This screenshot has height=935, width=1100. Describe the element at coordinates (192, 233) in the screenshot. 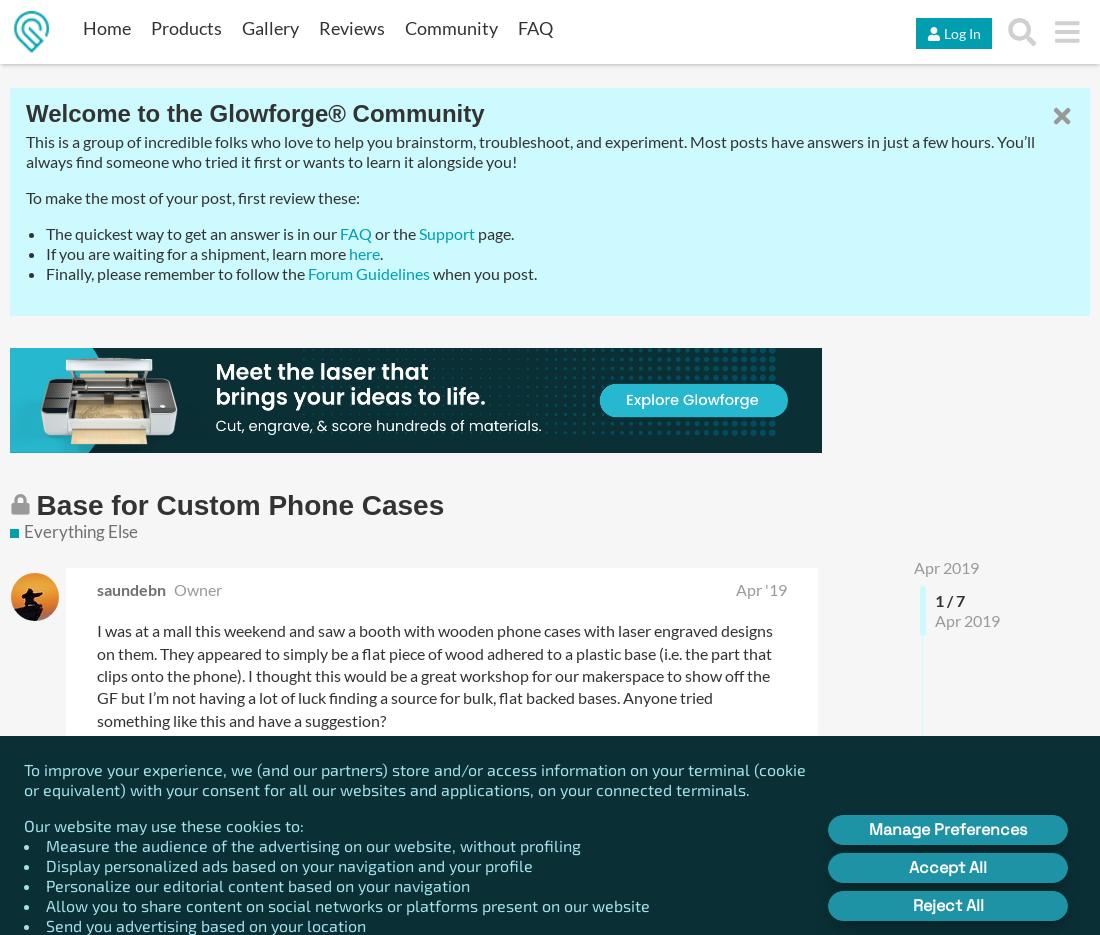

I see `'The quickest way to get an answer is in our'` at that location.